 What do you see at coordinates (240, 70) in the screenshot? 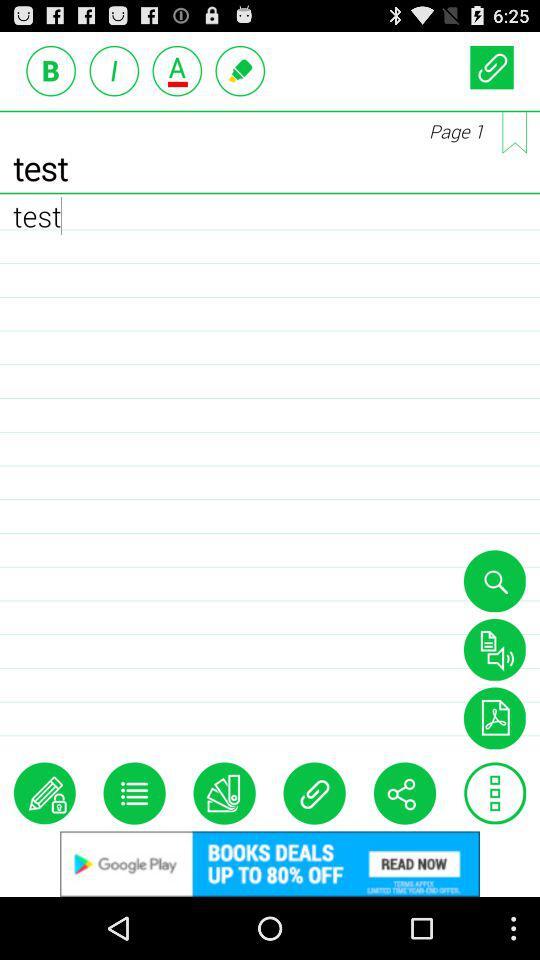
I see `messenger` at bounding box center [240, 70].